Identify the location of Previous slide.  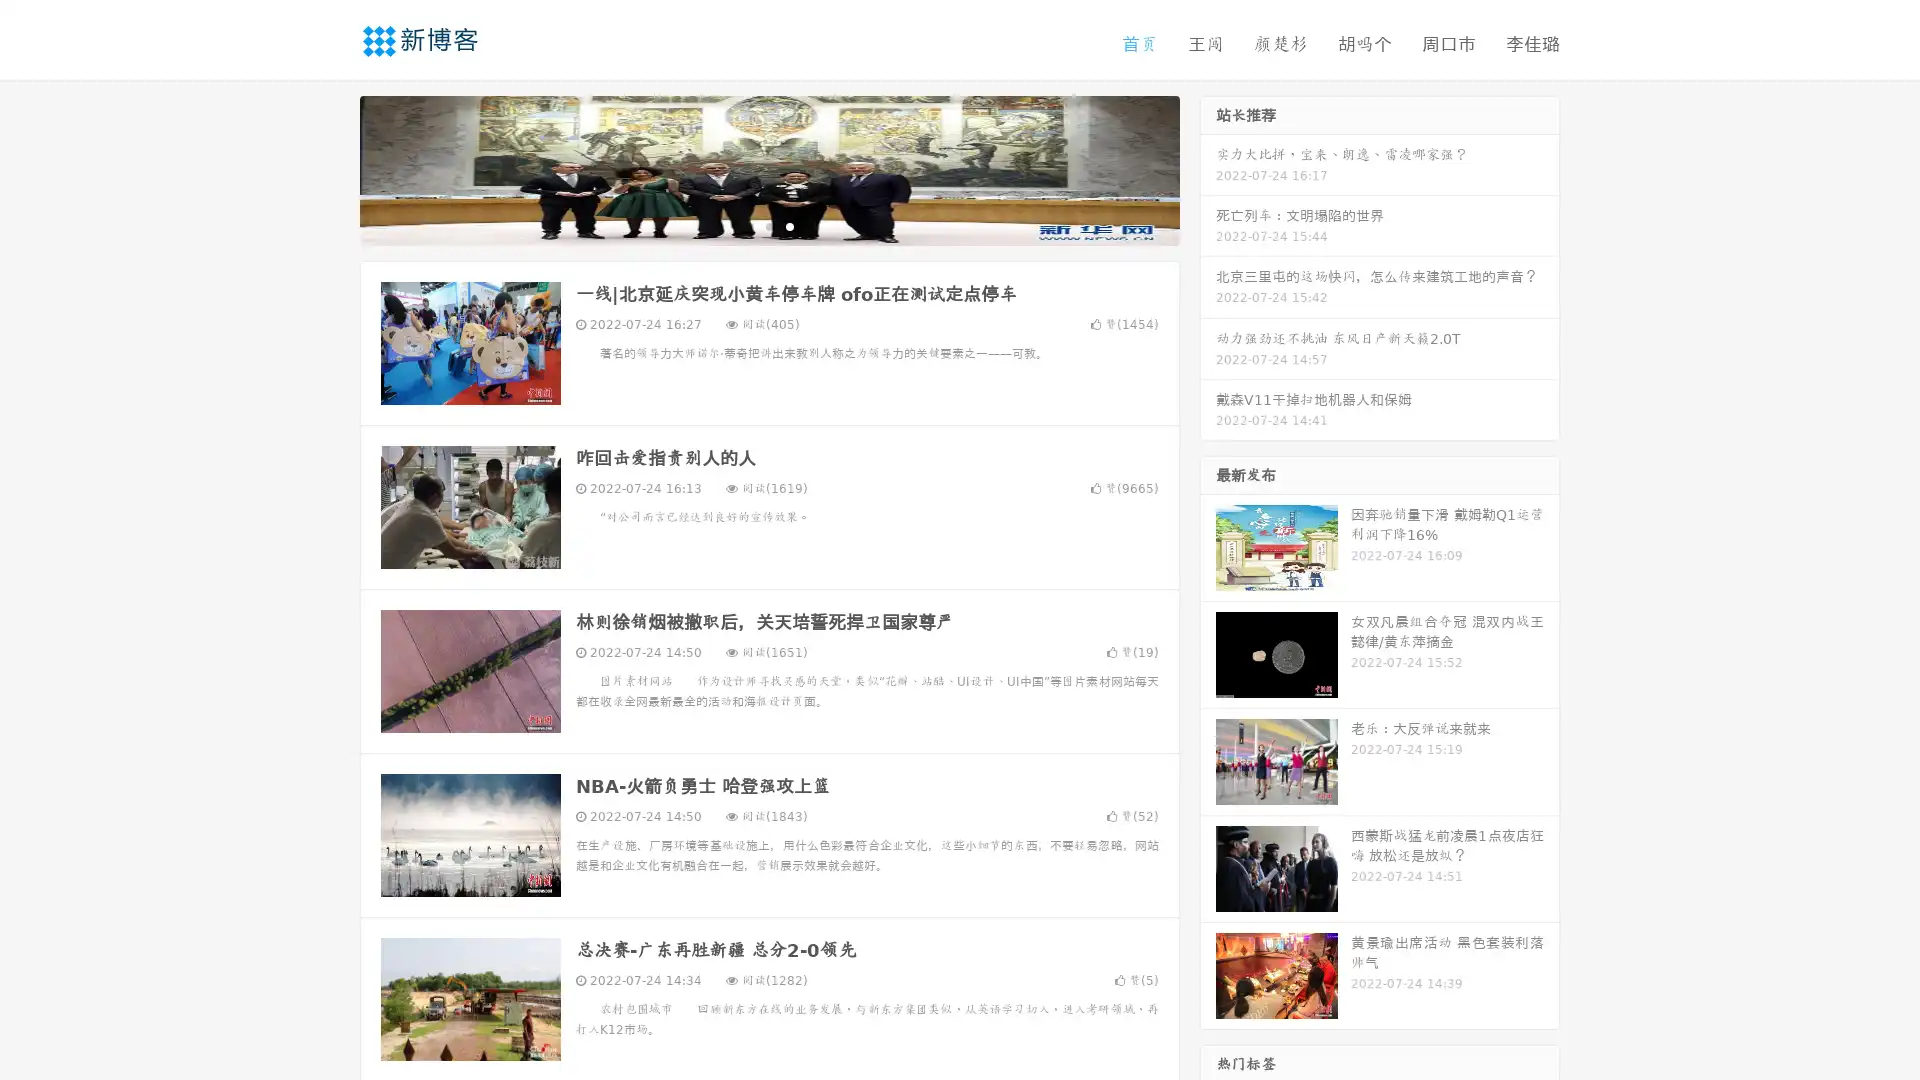
(330, 168).